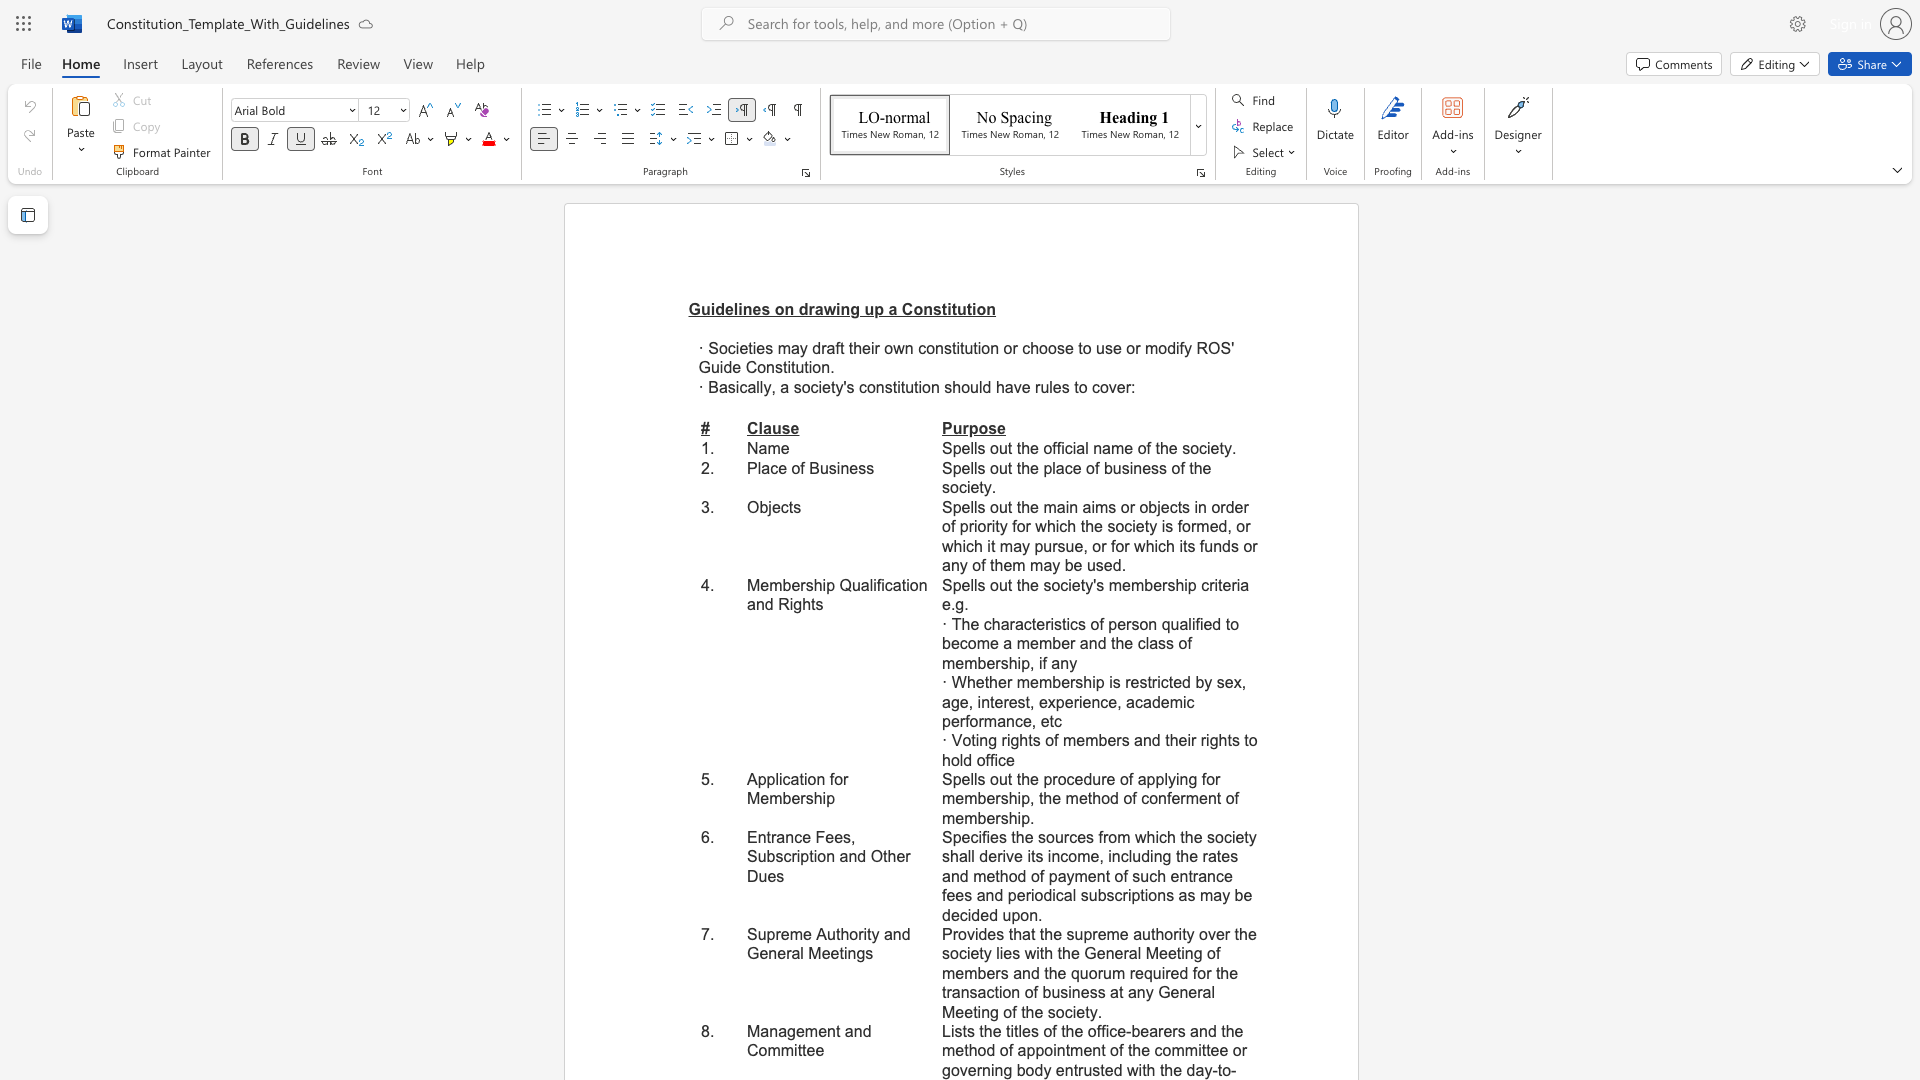  Describe the element at coordinates (1142, 468) in the screenshot. I see `the subset text "ess of the socie" within the text "Spells out the place of business of the society."` at that location.